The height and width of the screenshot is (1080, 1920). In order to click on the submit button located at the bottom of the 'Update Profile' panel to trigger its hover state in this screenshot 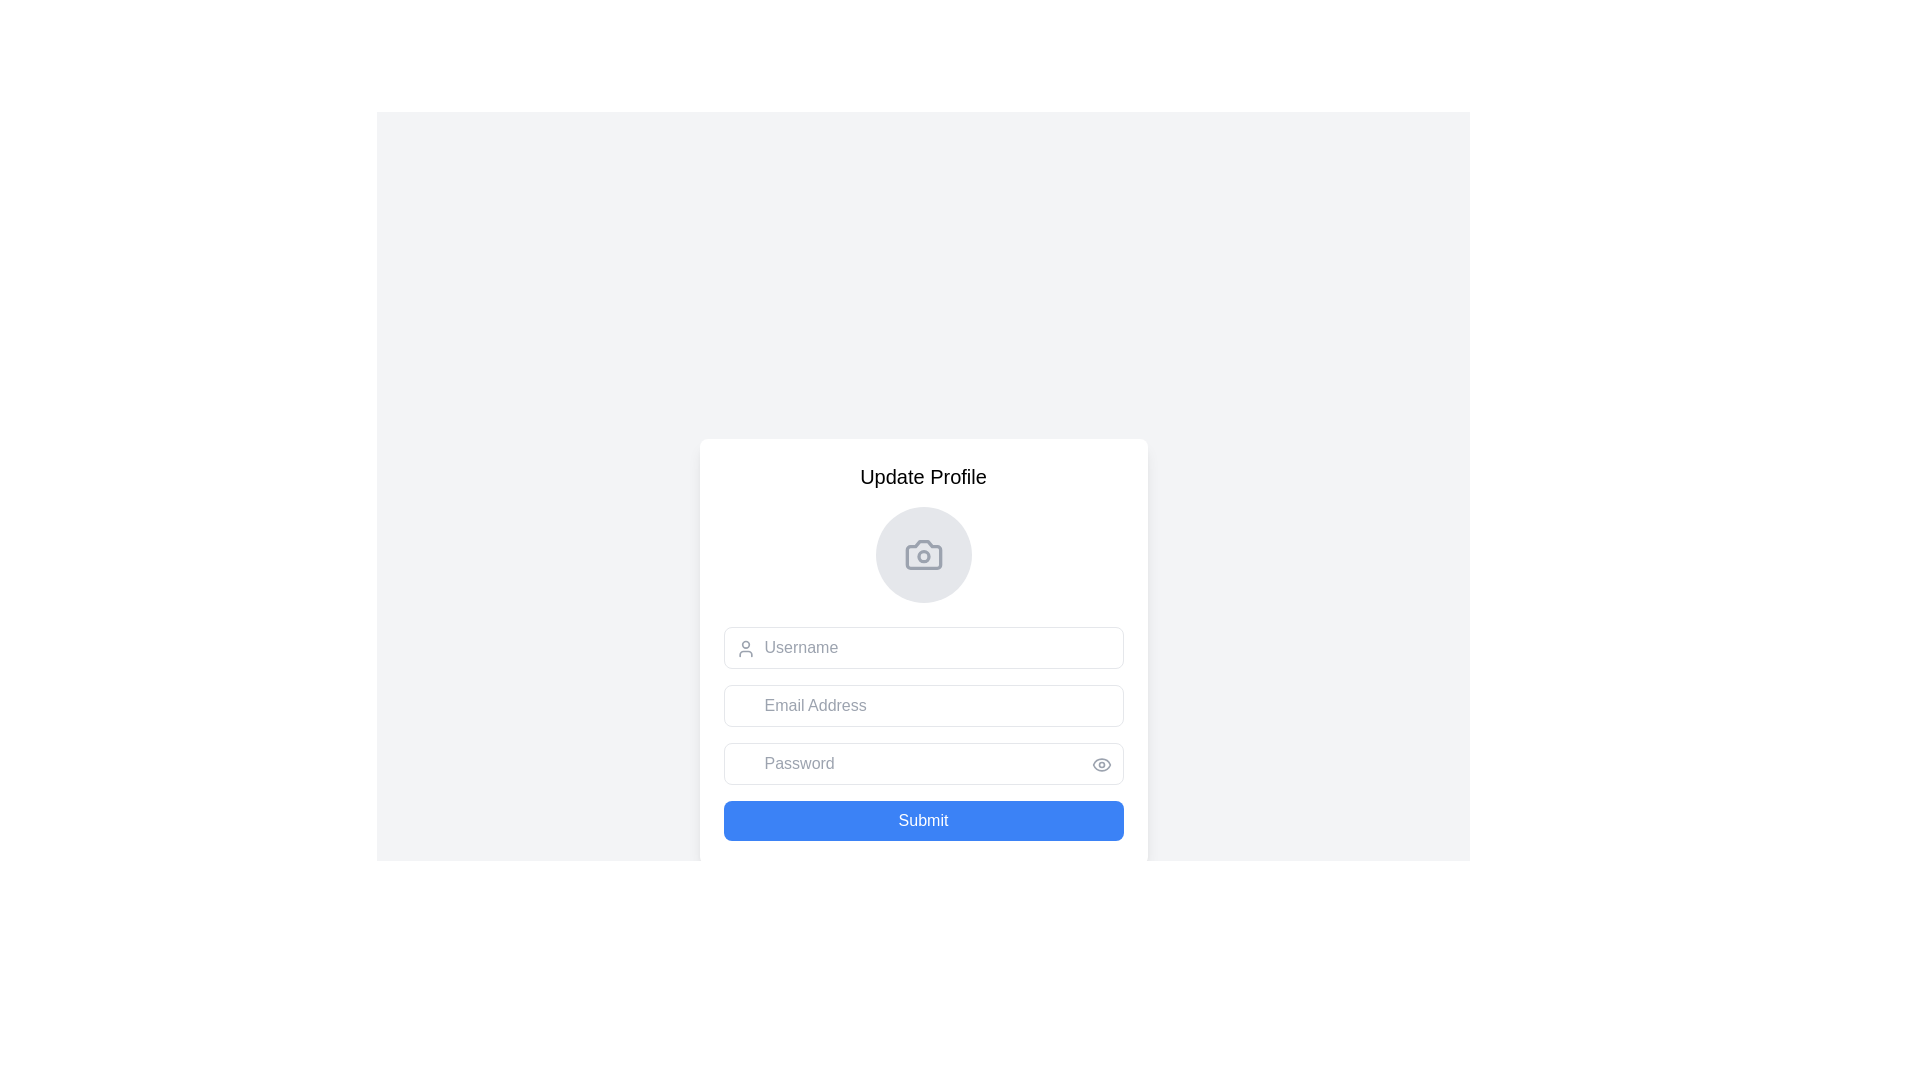, I will do `click(922, 821)`.